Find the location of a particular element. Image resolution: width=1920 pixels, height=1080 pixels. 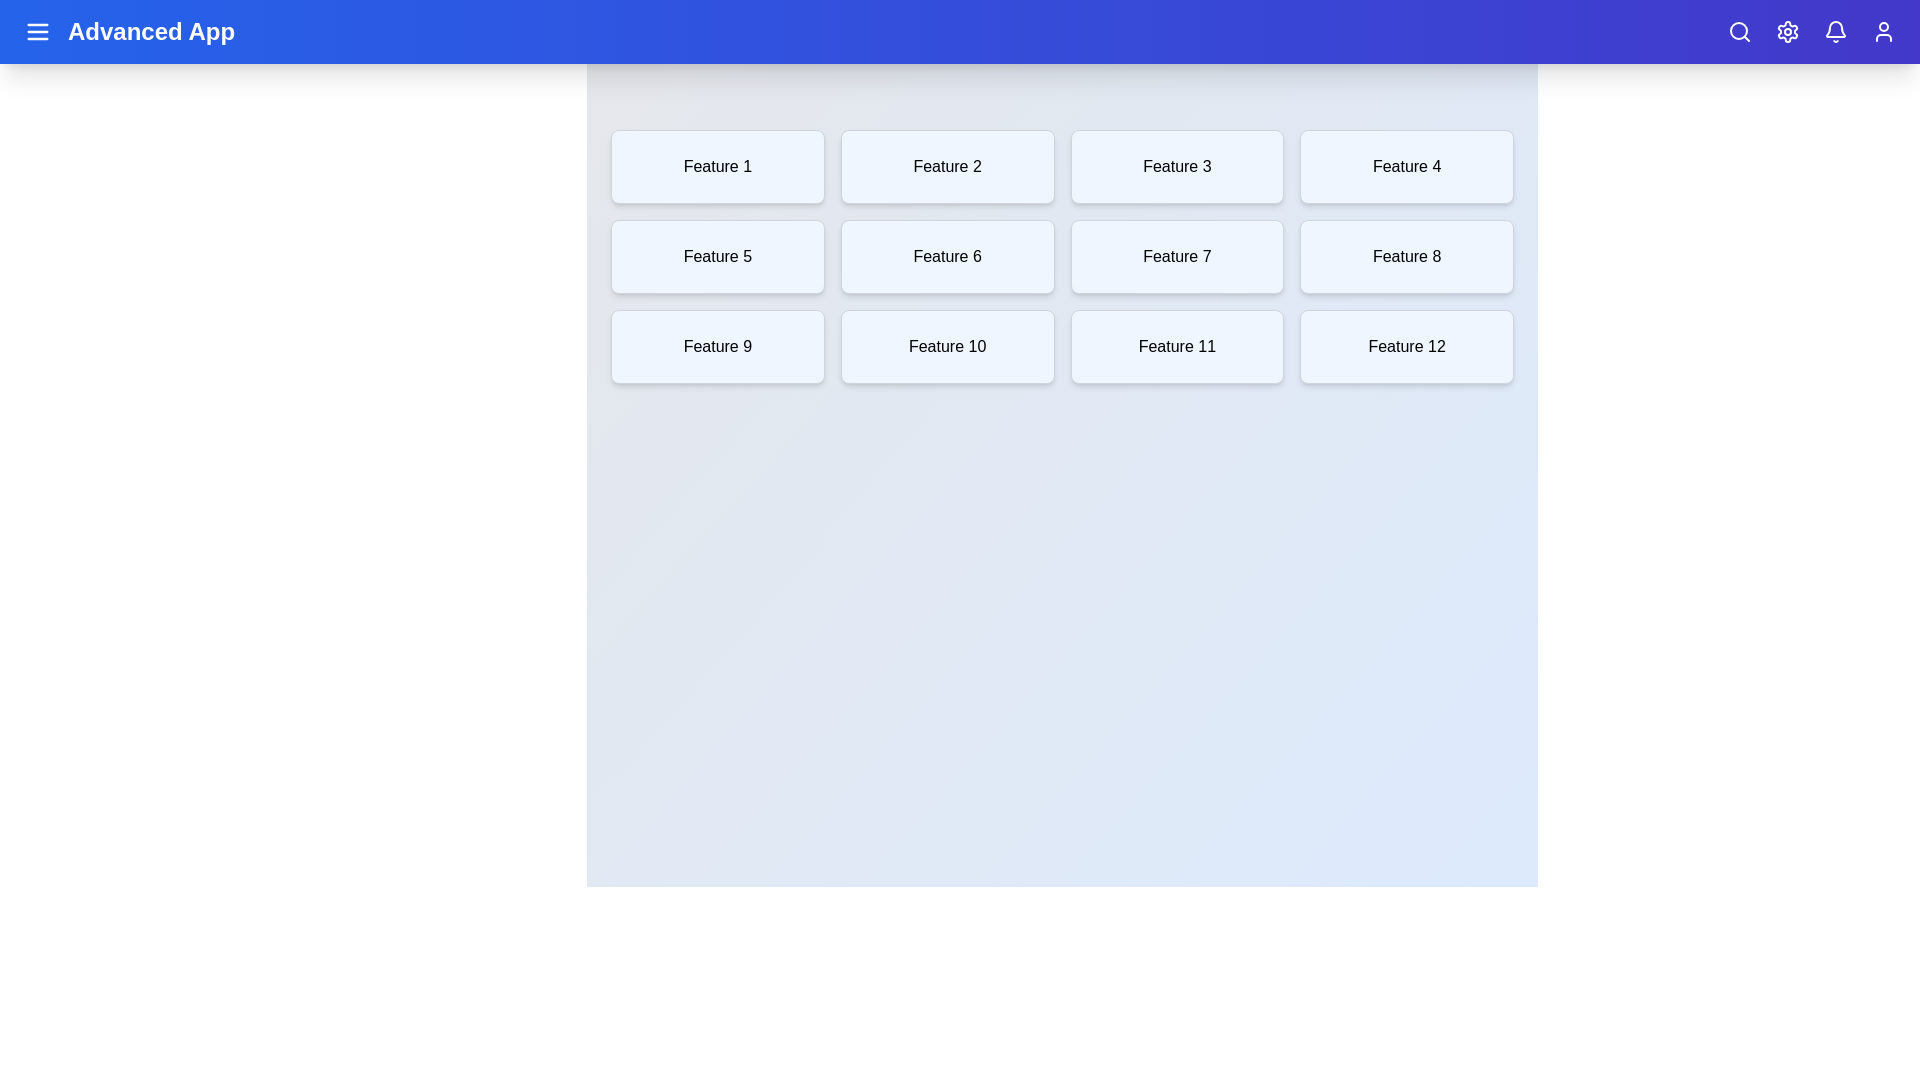

the bell icon to interact with it is located at coordinates (1836, 31).